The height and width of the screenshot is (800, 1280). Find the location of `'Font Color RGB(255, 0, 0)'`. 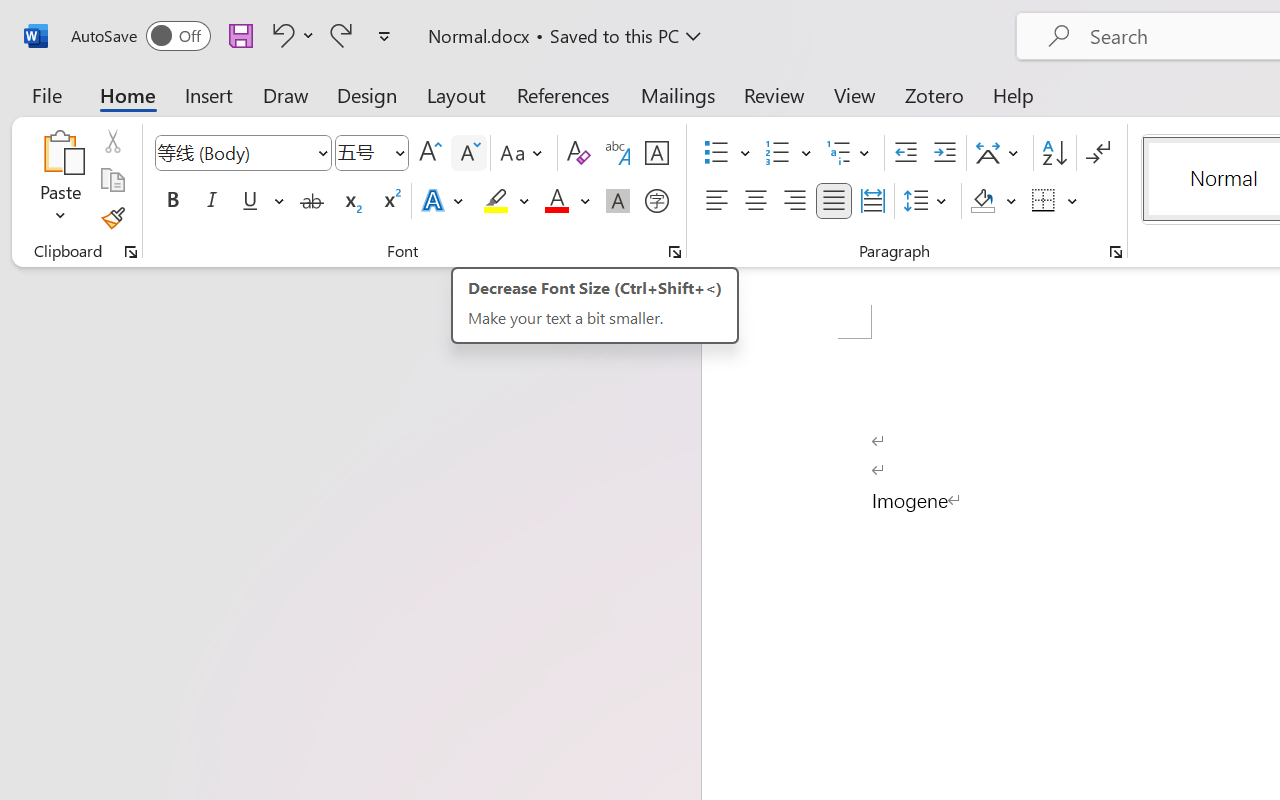

'Font Color RGB(255, 0, 0)' is located at coordinates (556, 201).